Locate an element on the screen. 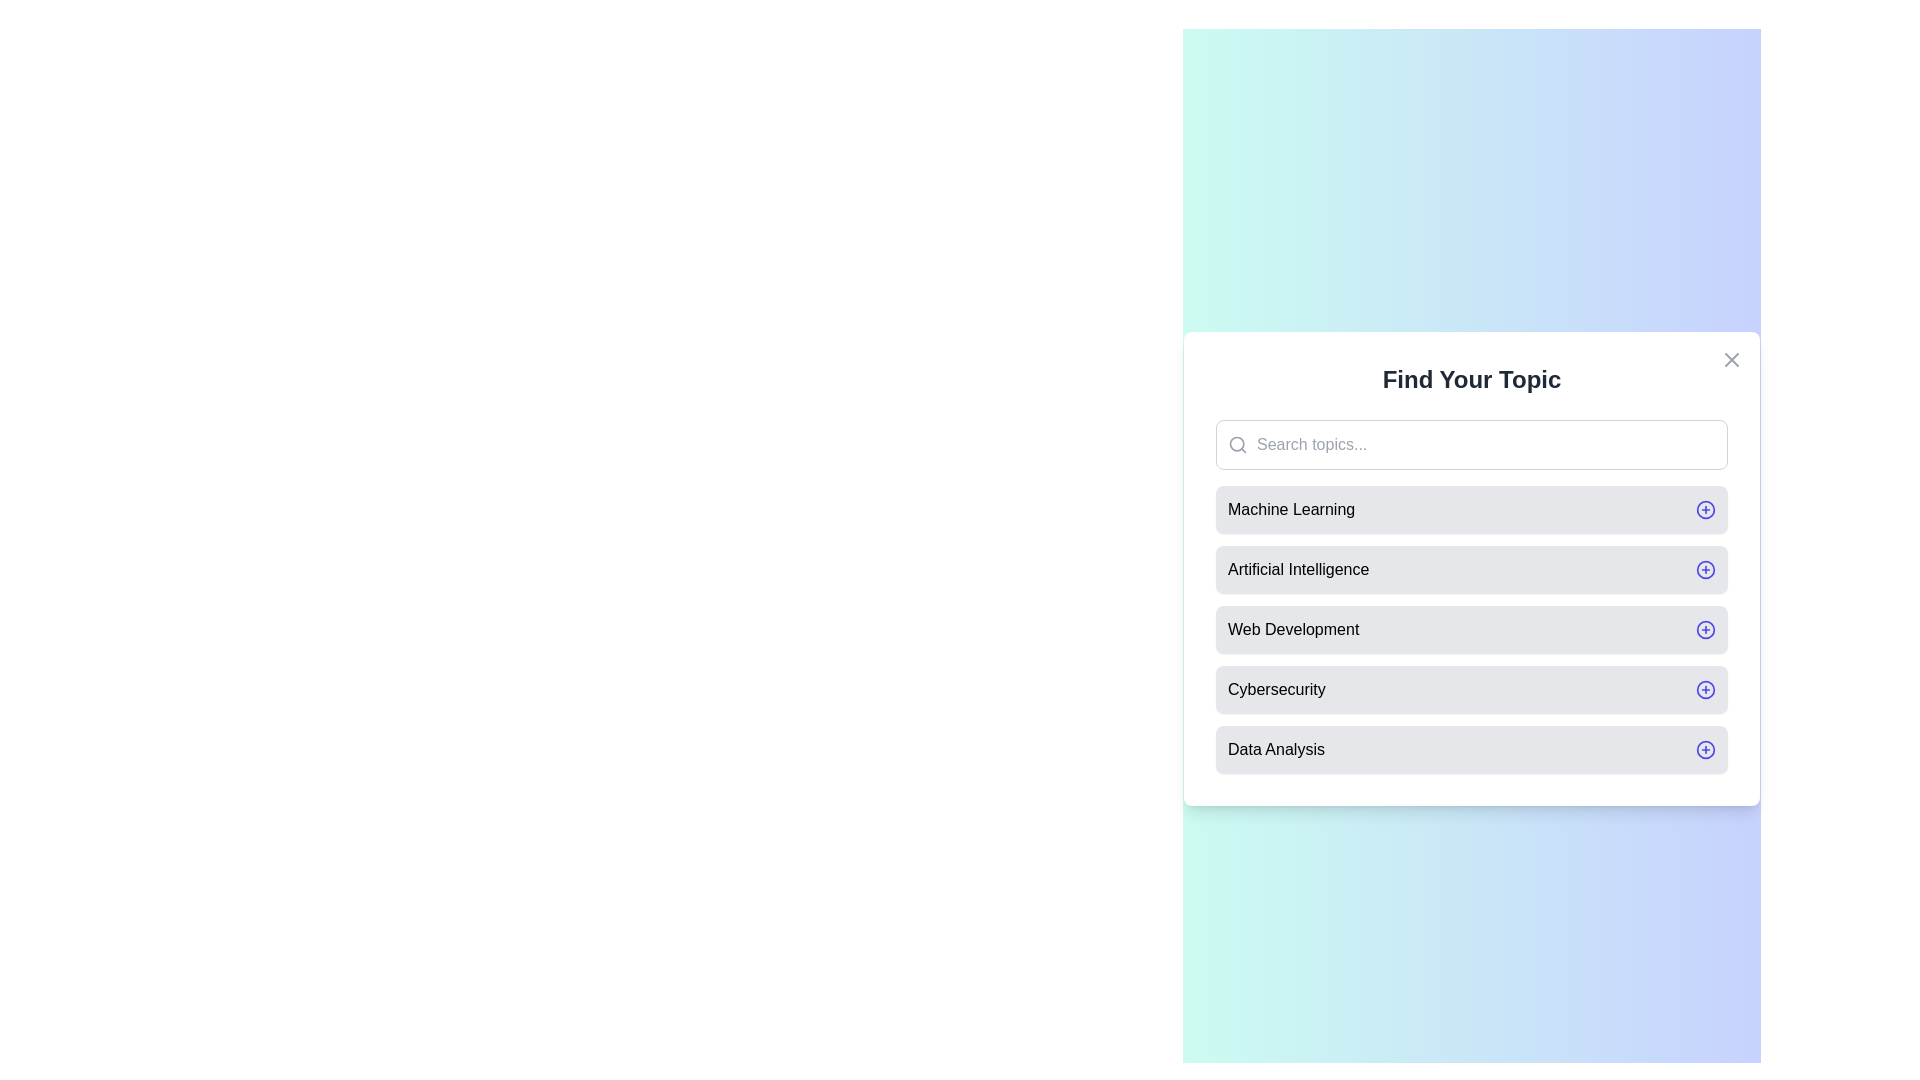  the topic Machine Learning from the list is located at coordinates (1472, 508).